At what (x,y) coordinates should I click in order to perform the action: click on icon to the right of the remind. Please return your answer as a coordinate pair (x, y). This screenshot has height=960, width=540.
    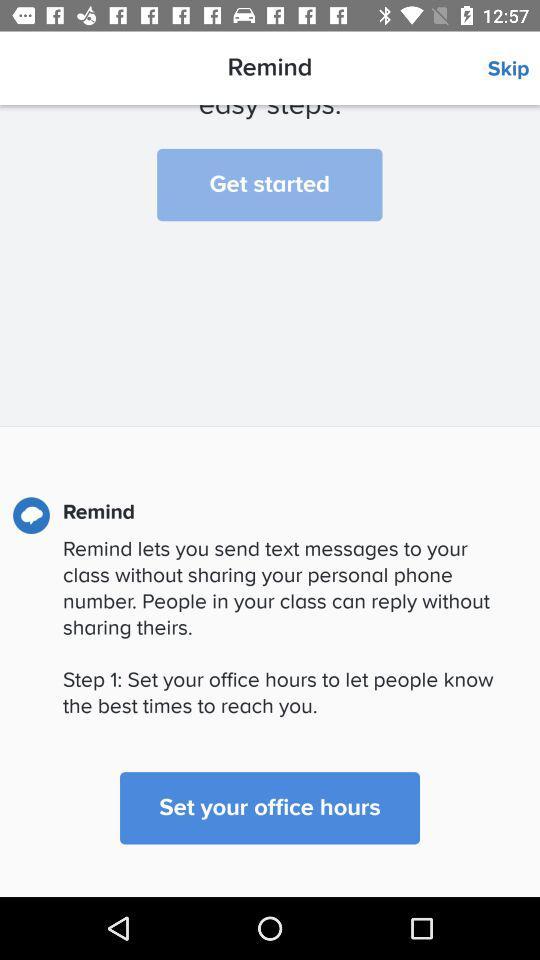
    Looking at the image, I should click on (513, 69).